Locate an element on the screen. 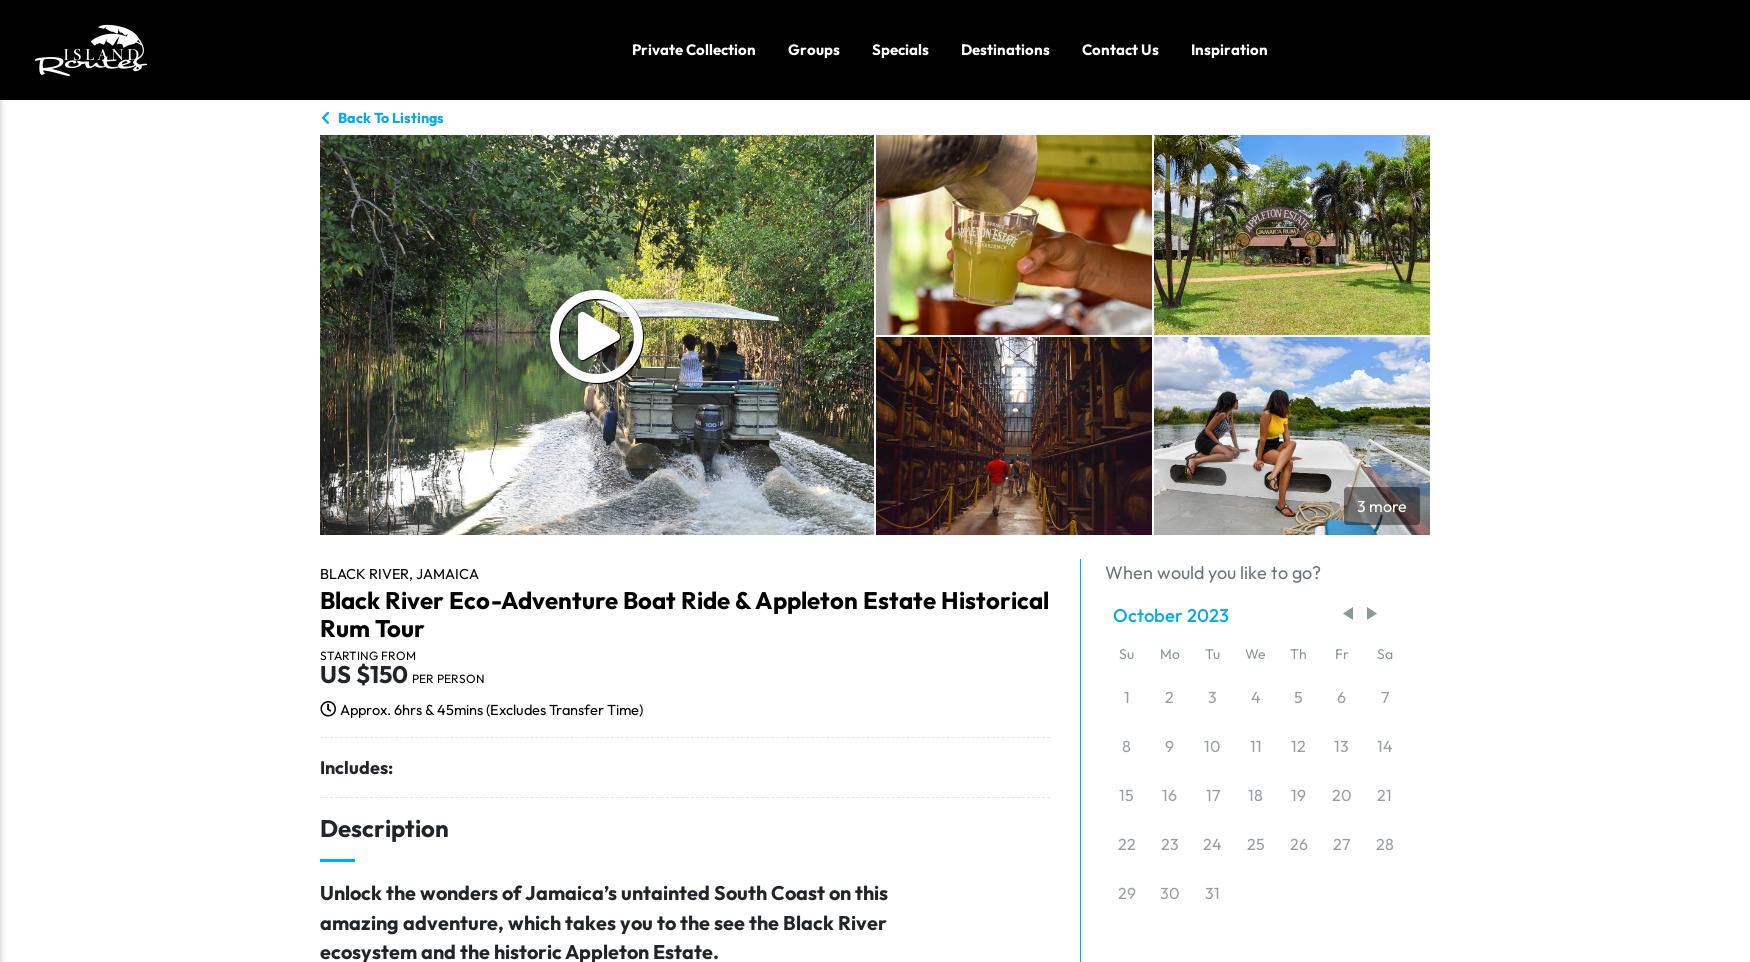 This screenshot has width=1750, height=962. '29' is located at coordinates (1125, 890).